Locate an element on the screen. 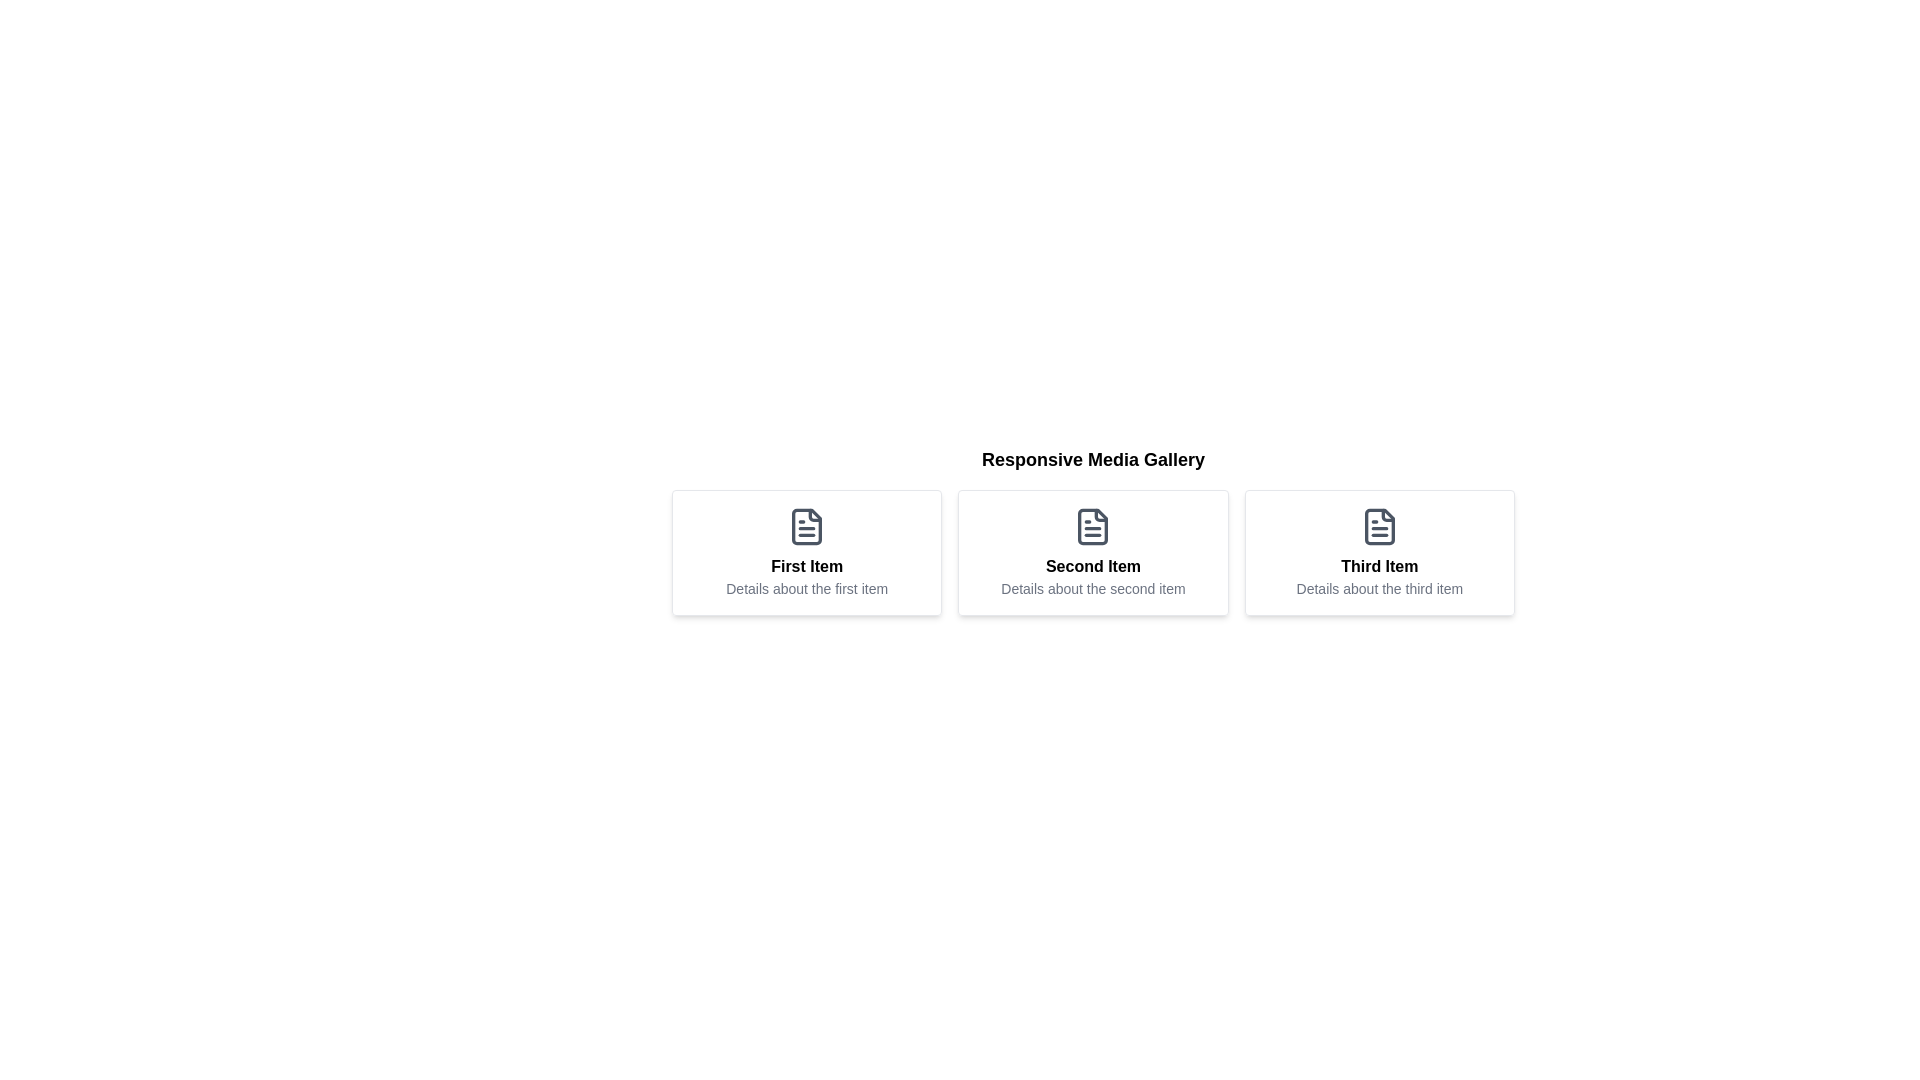 The width and height of the screenshot is (1920, 1080). the file icon, which is a gray document outline indicating text, located at the upper section of the 'First Item' card, directly above the title 'First Item' is located at coordinates (807, 526).